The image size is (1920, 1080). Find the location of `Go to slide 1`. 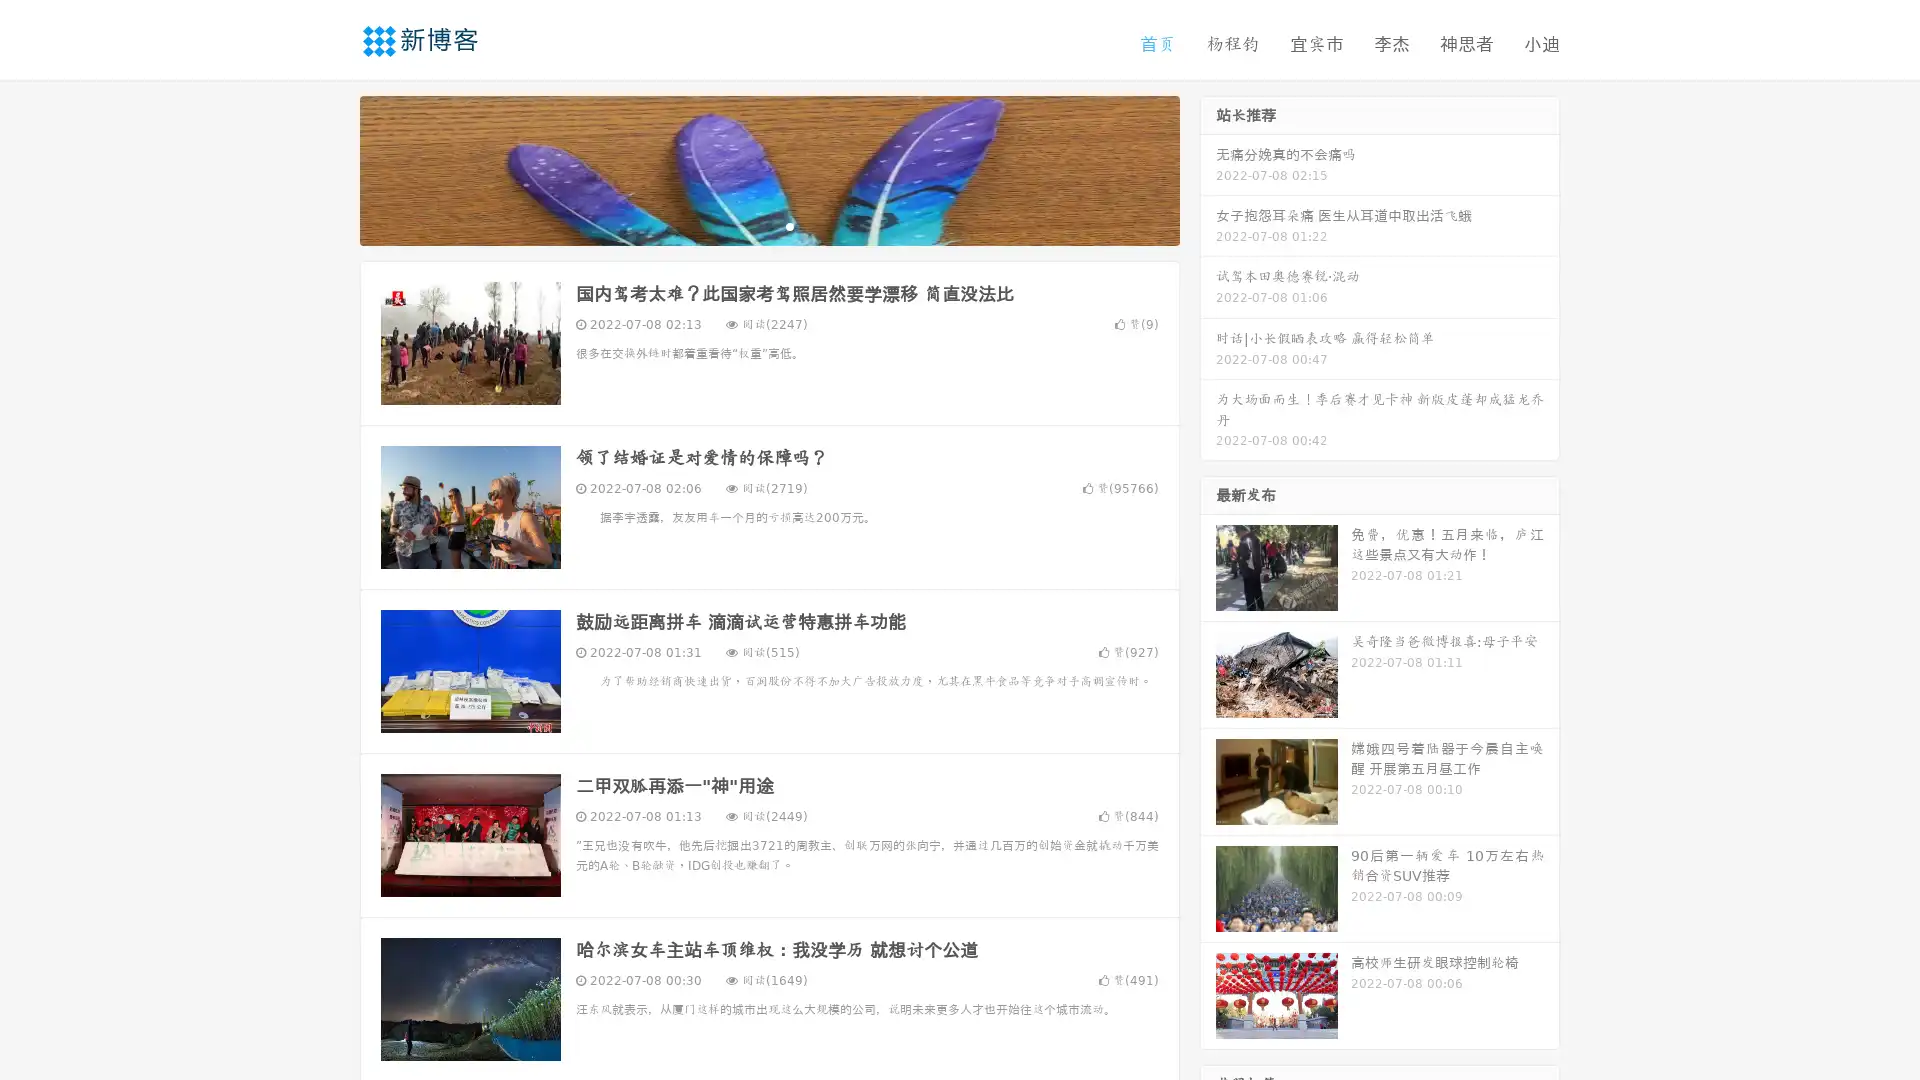

Go to slide 1 is located at coordinates (748, 225).